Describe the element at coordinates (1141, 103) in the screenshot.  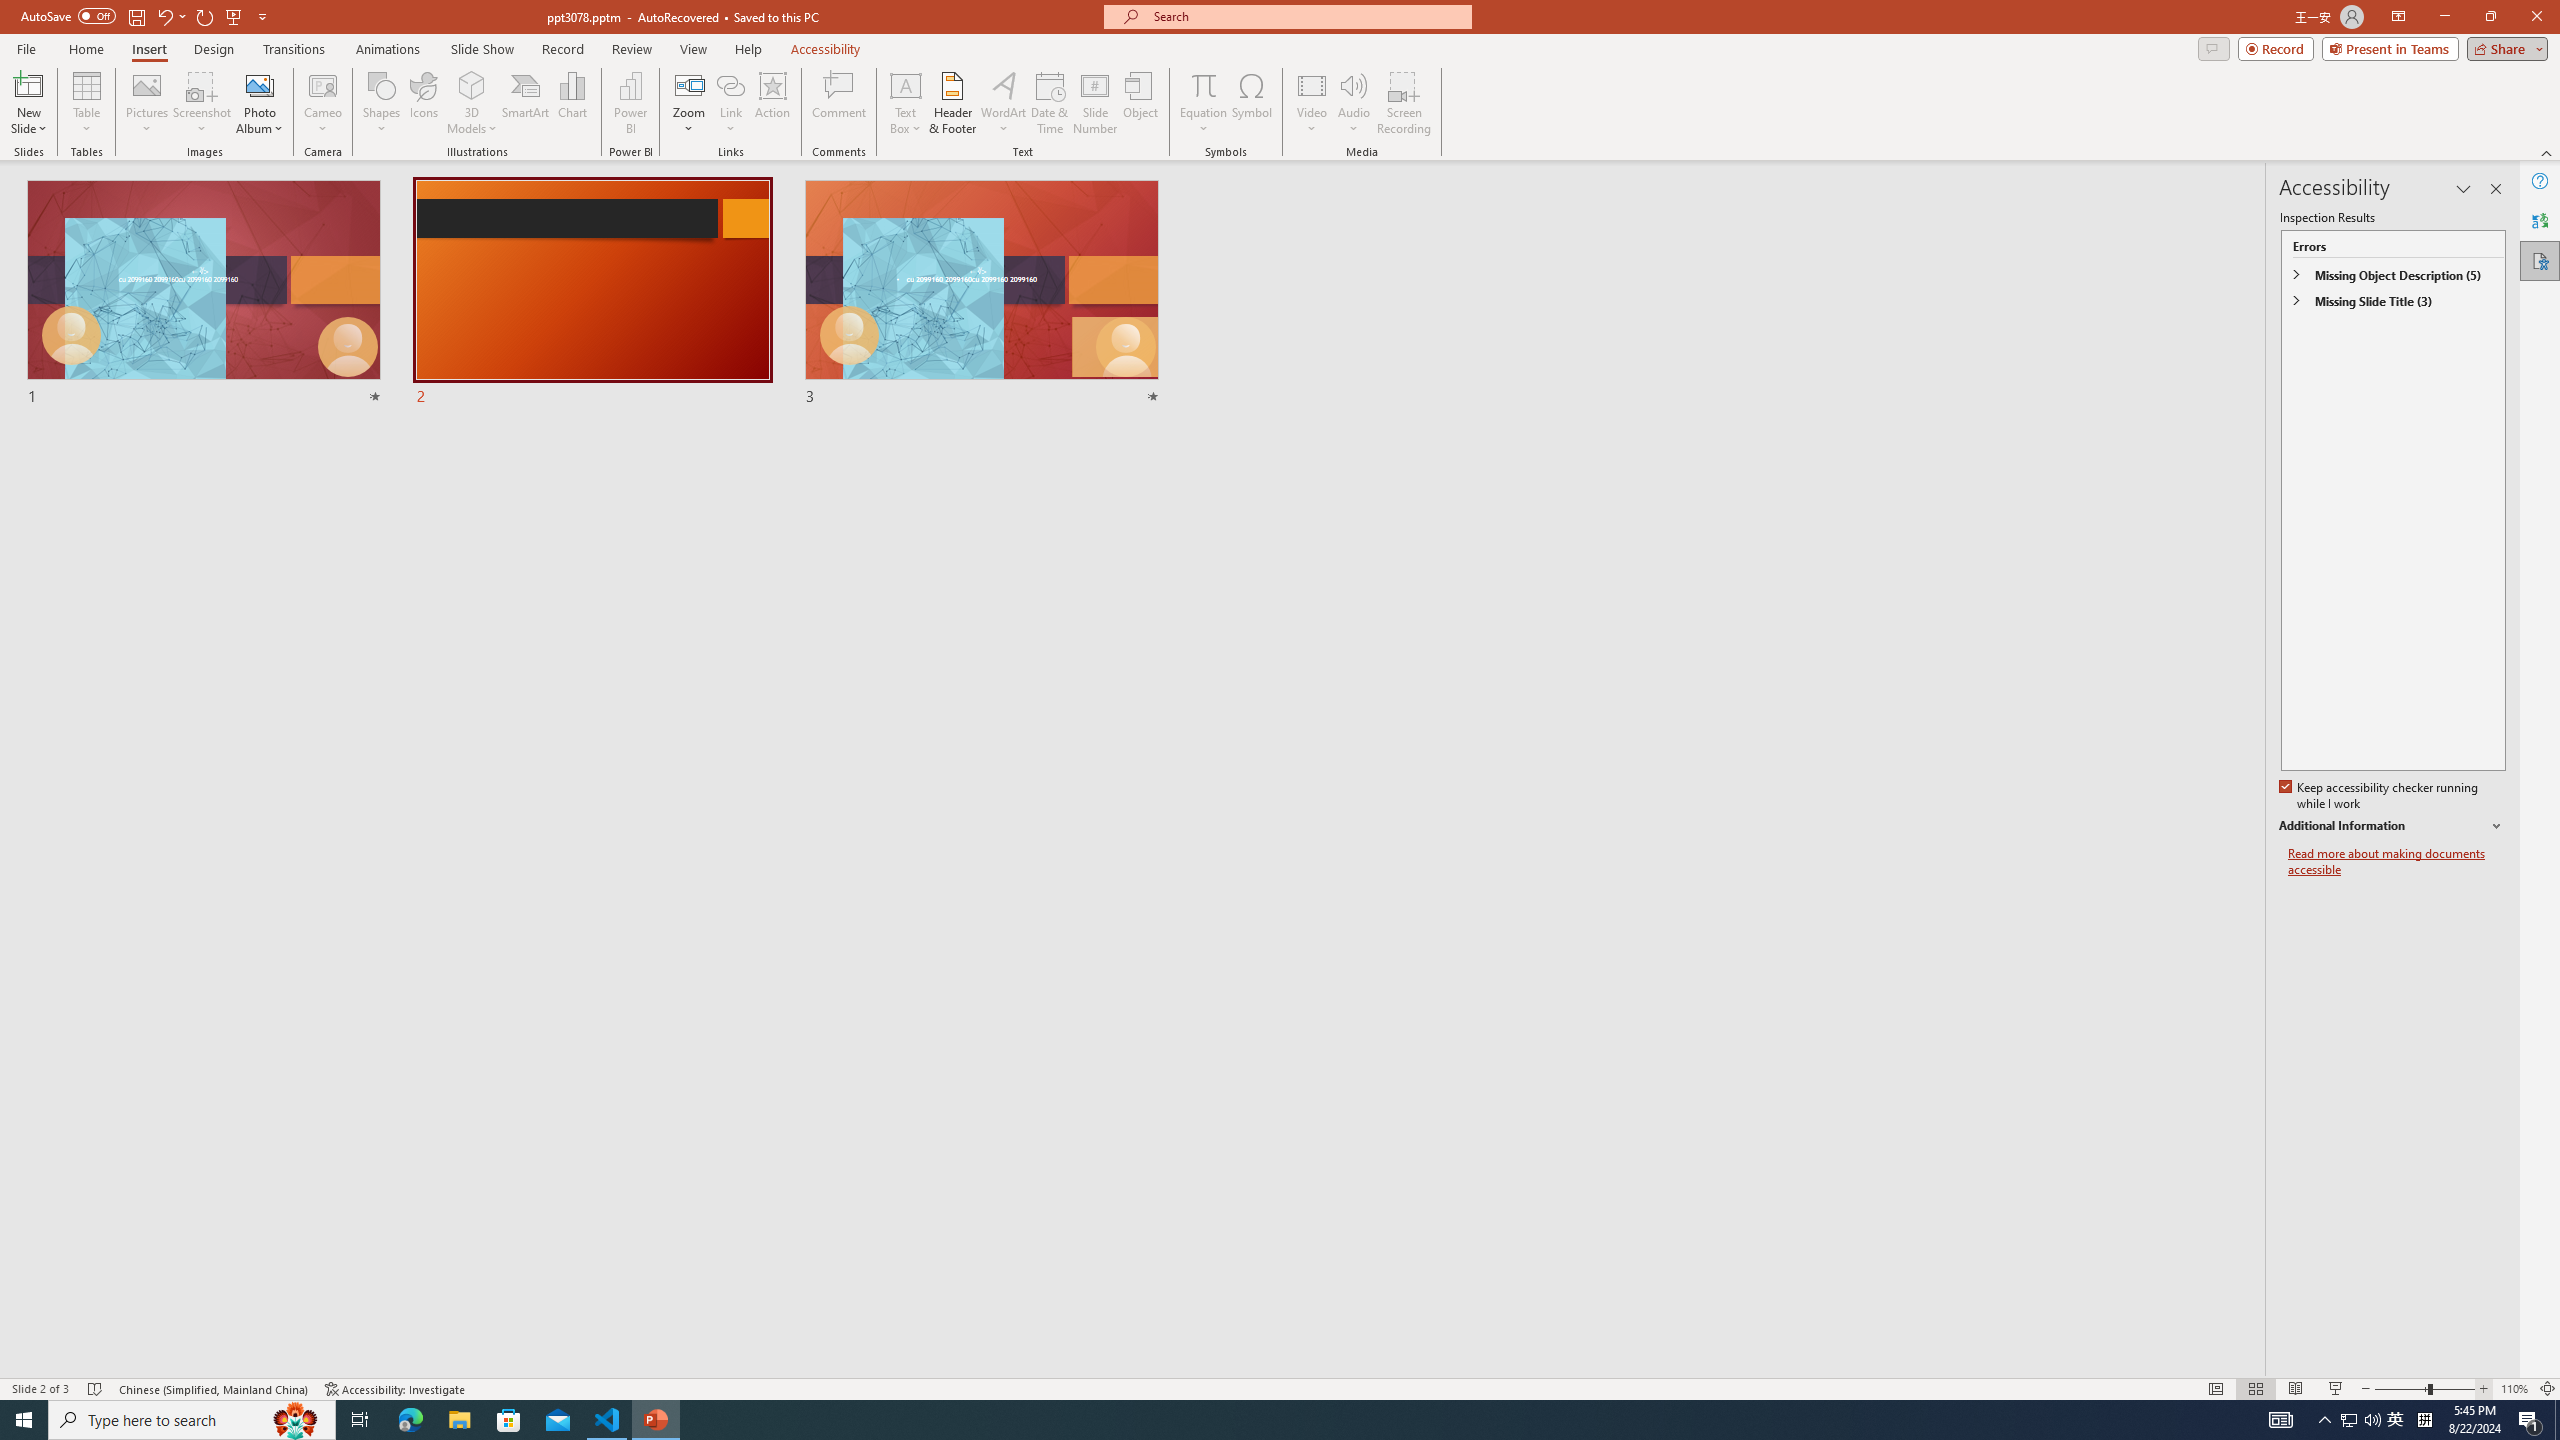
I see `'Object...'` at that location.